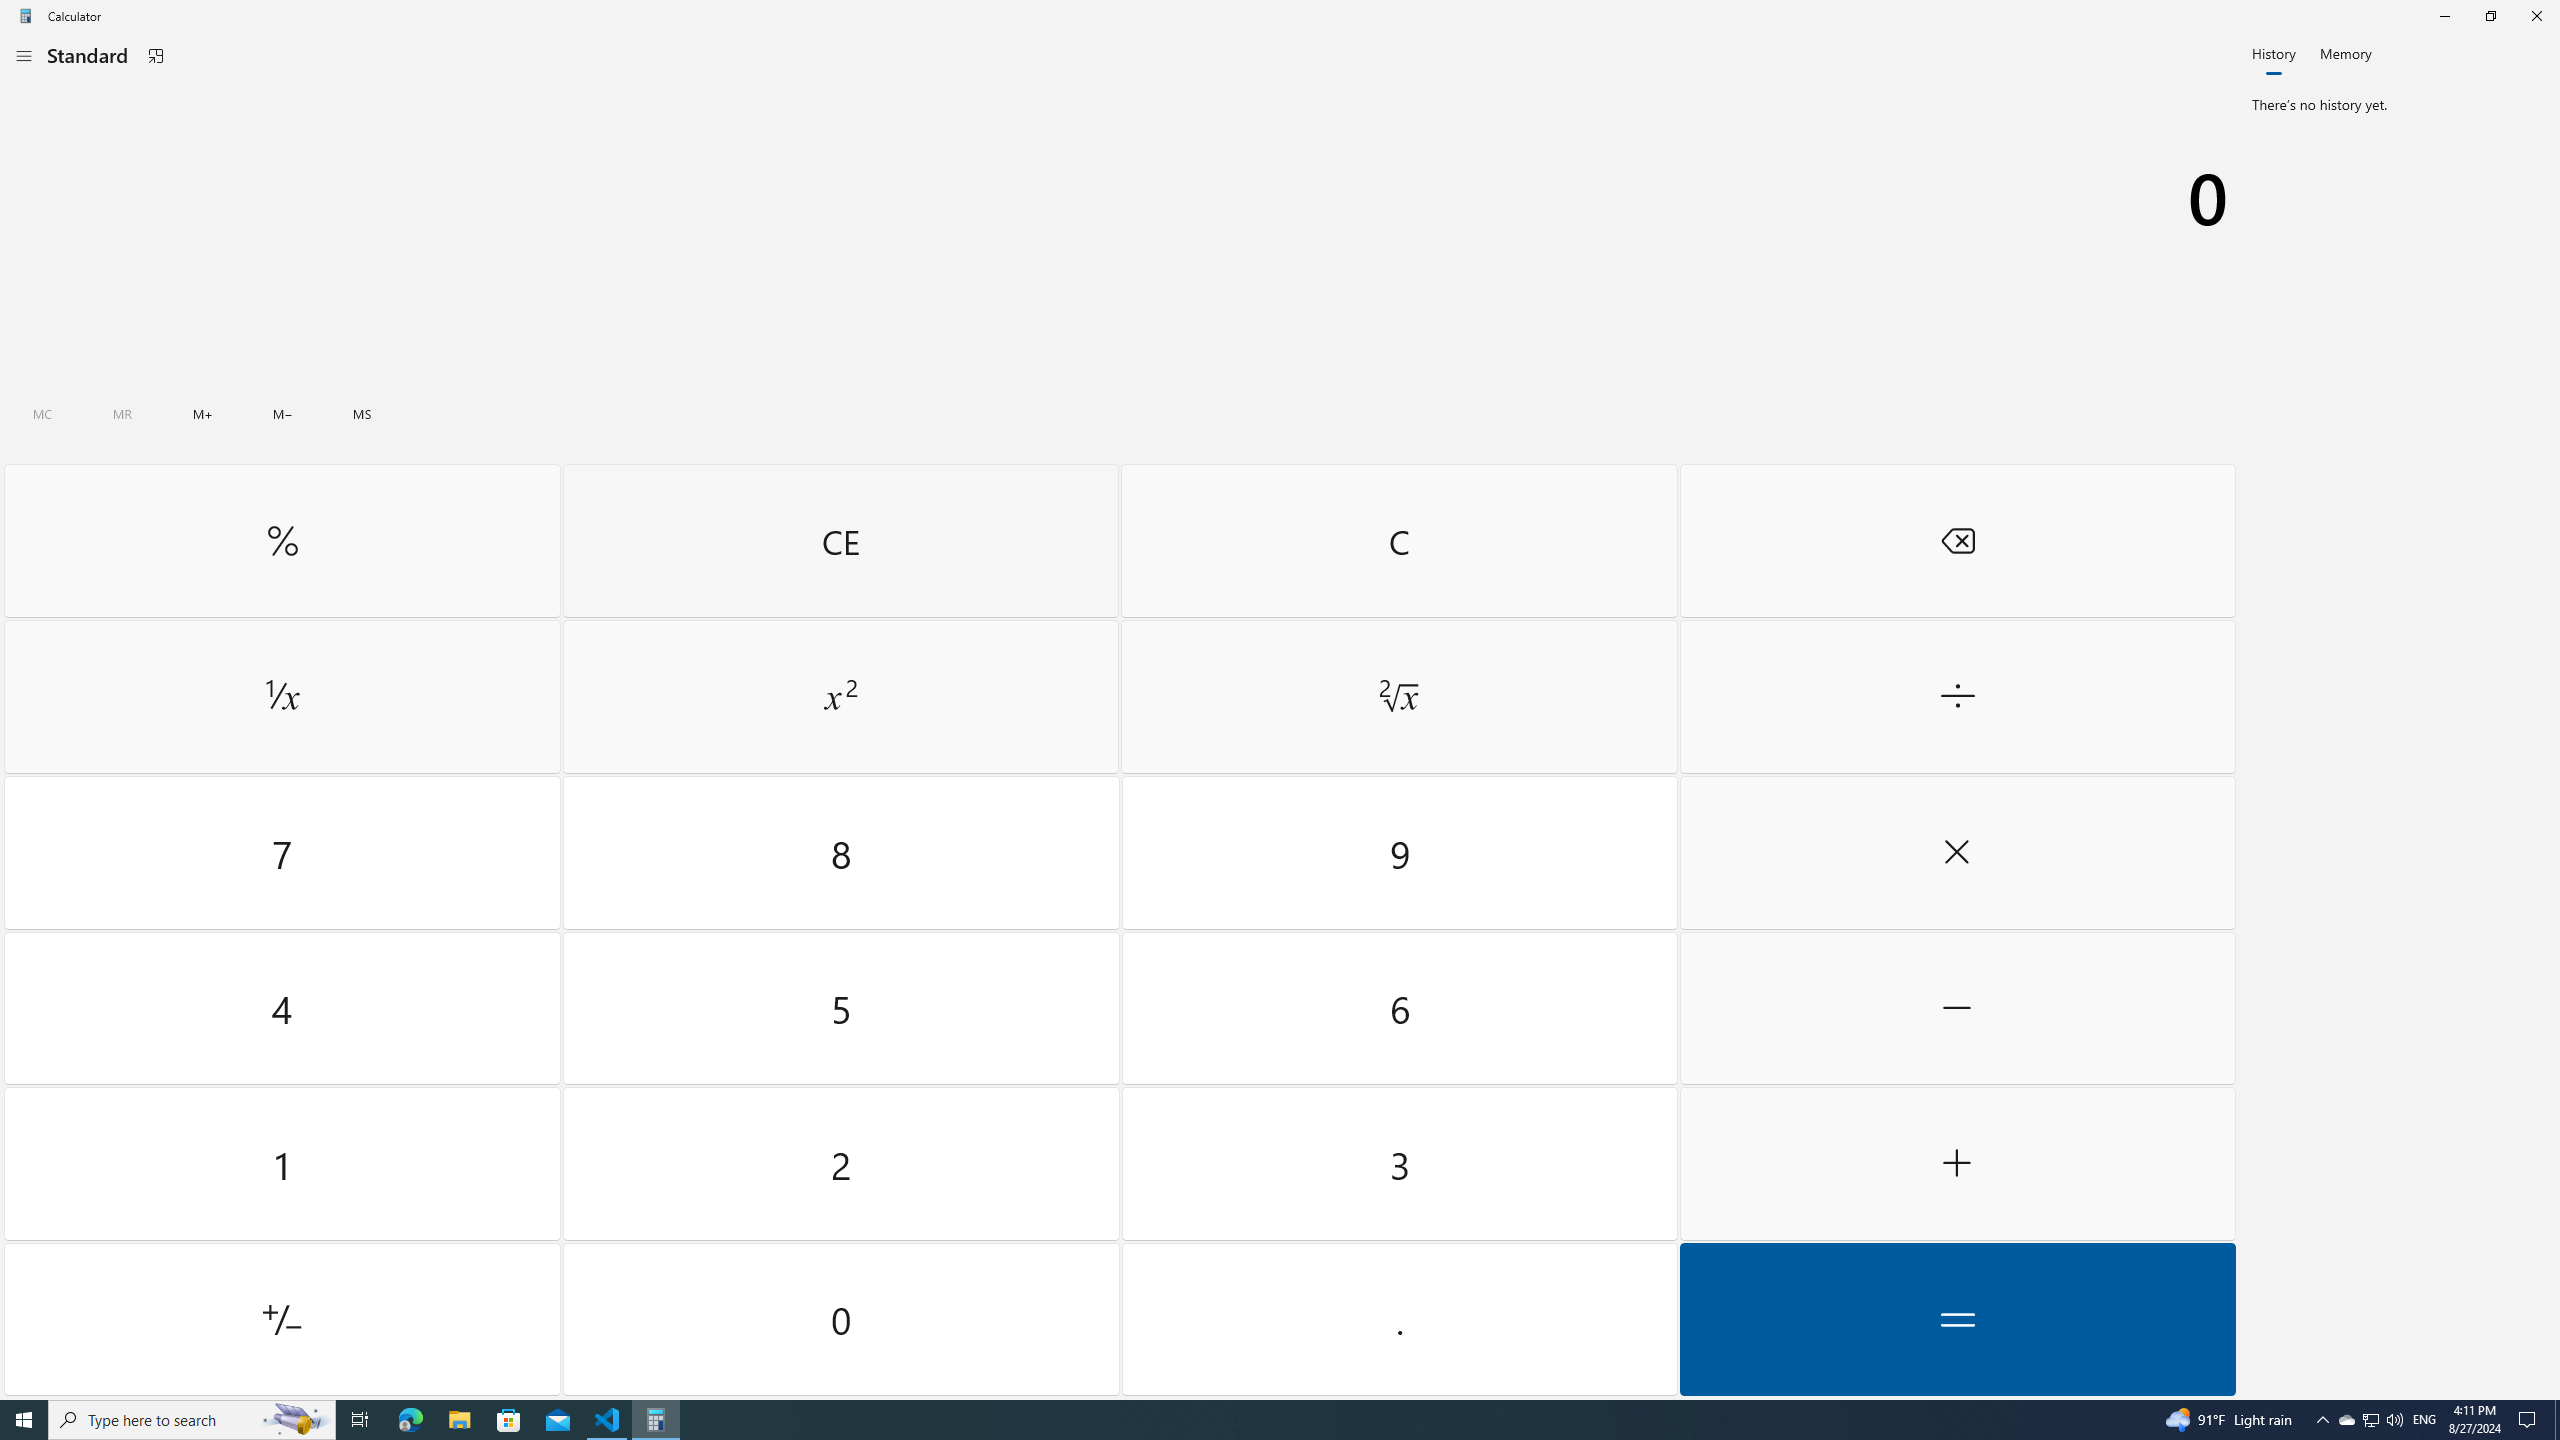 This screenshot has height=1440, width=2560. What do you see at coordinates (1398, 853) in the screenshot?
I see `'Nine'` at bounding box center [1398, 853].